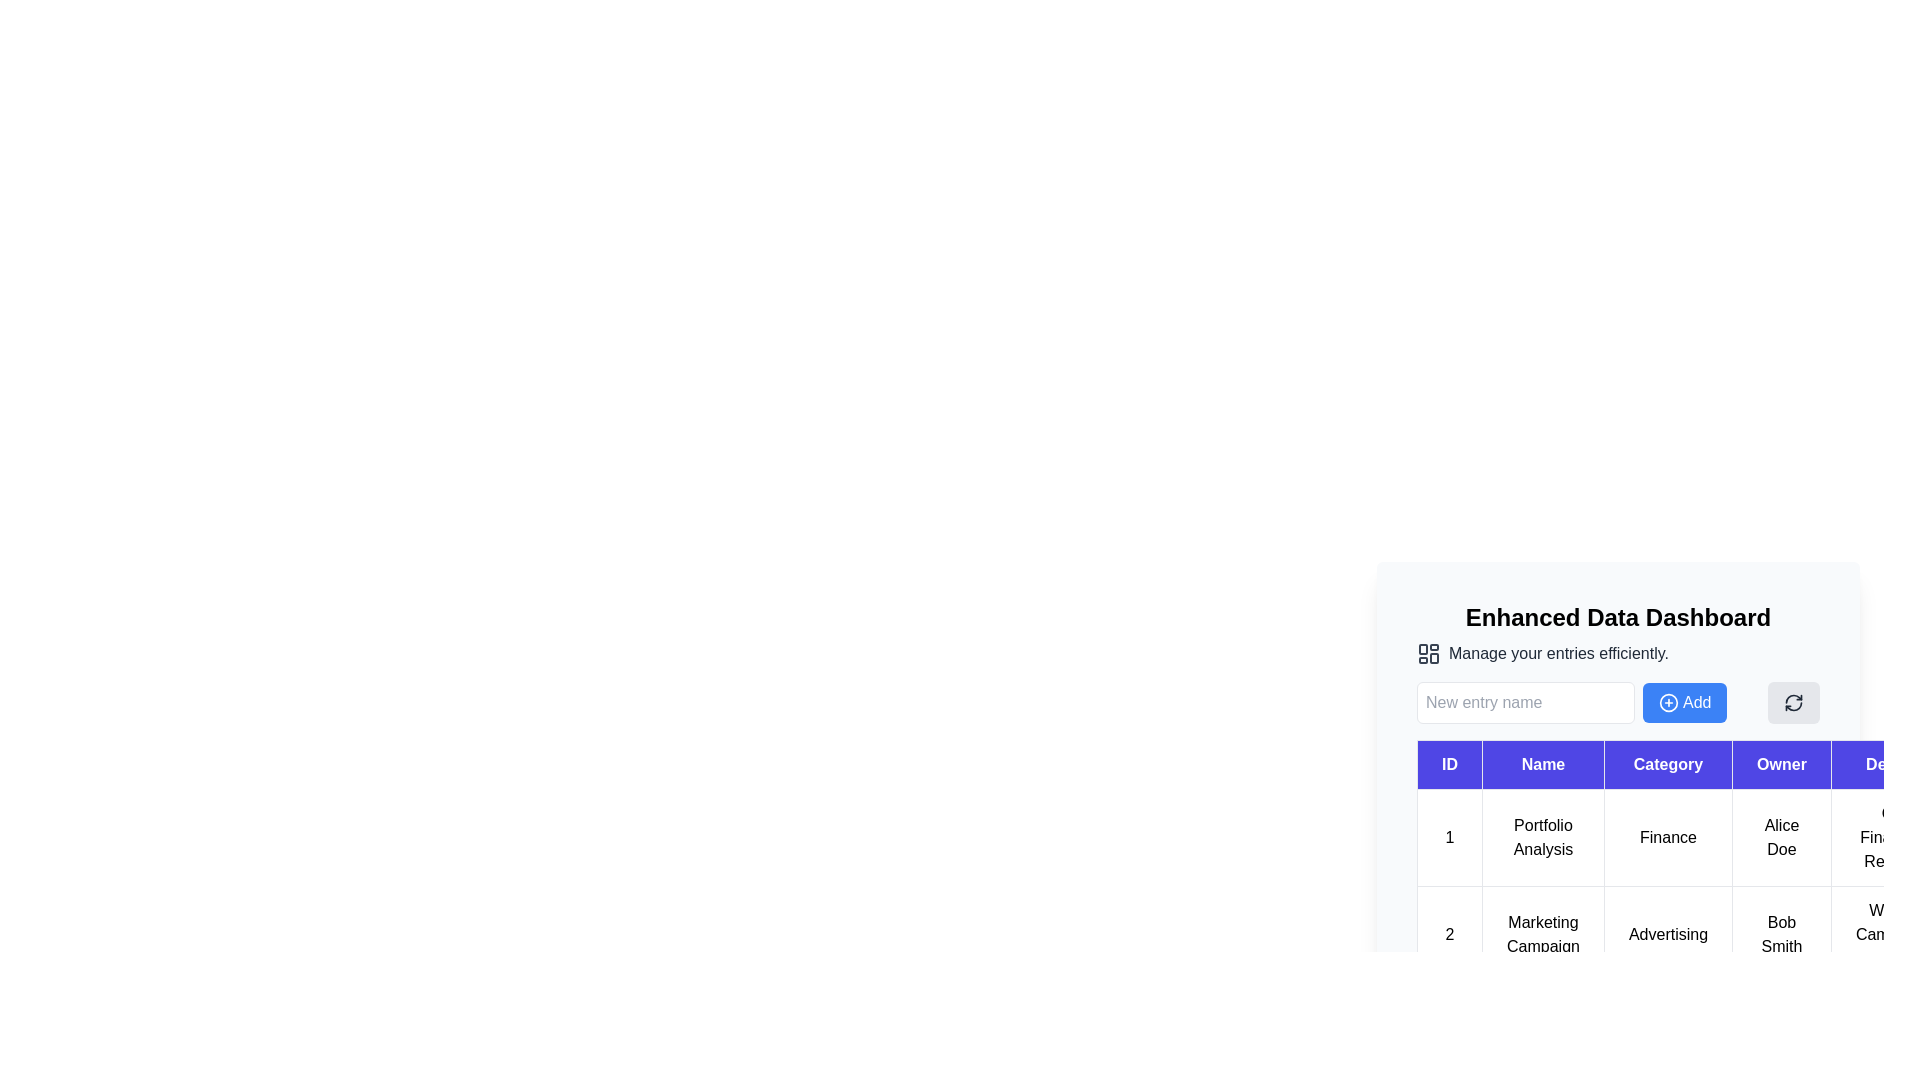  What do you see at coordinates (1668, 764) in the screenshot?
I see `the 'Category' table header cell, which is the third header in the row, positioned between the 'Name' and 'Owner' headers` at bounding box center [1668, 764].